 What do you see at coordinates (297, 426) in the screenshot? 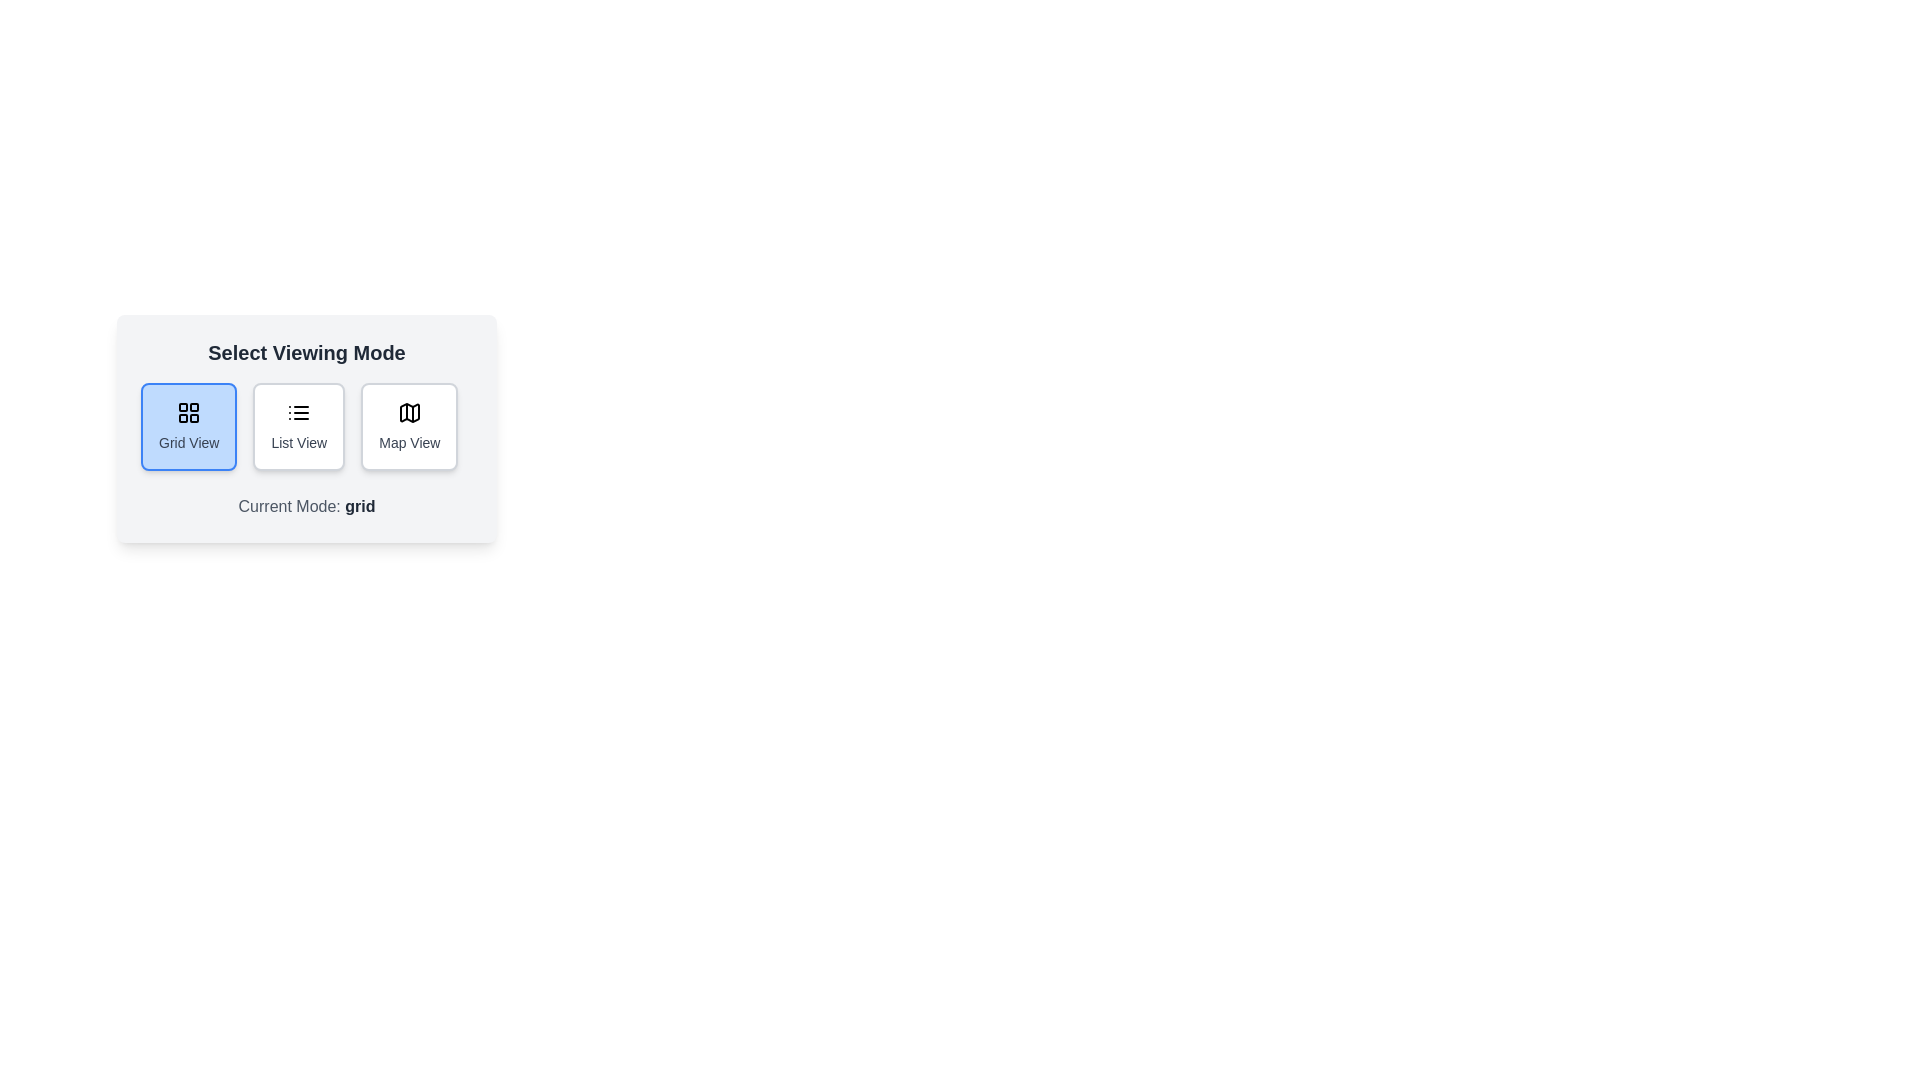
I see `the viewing mode by clicking on the respective button for List View` at bounding box center [297, 426].